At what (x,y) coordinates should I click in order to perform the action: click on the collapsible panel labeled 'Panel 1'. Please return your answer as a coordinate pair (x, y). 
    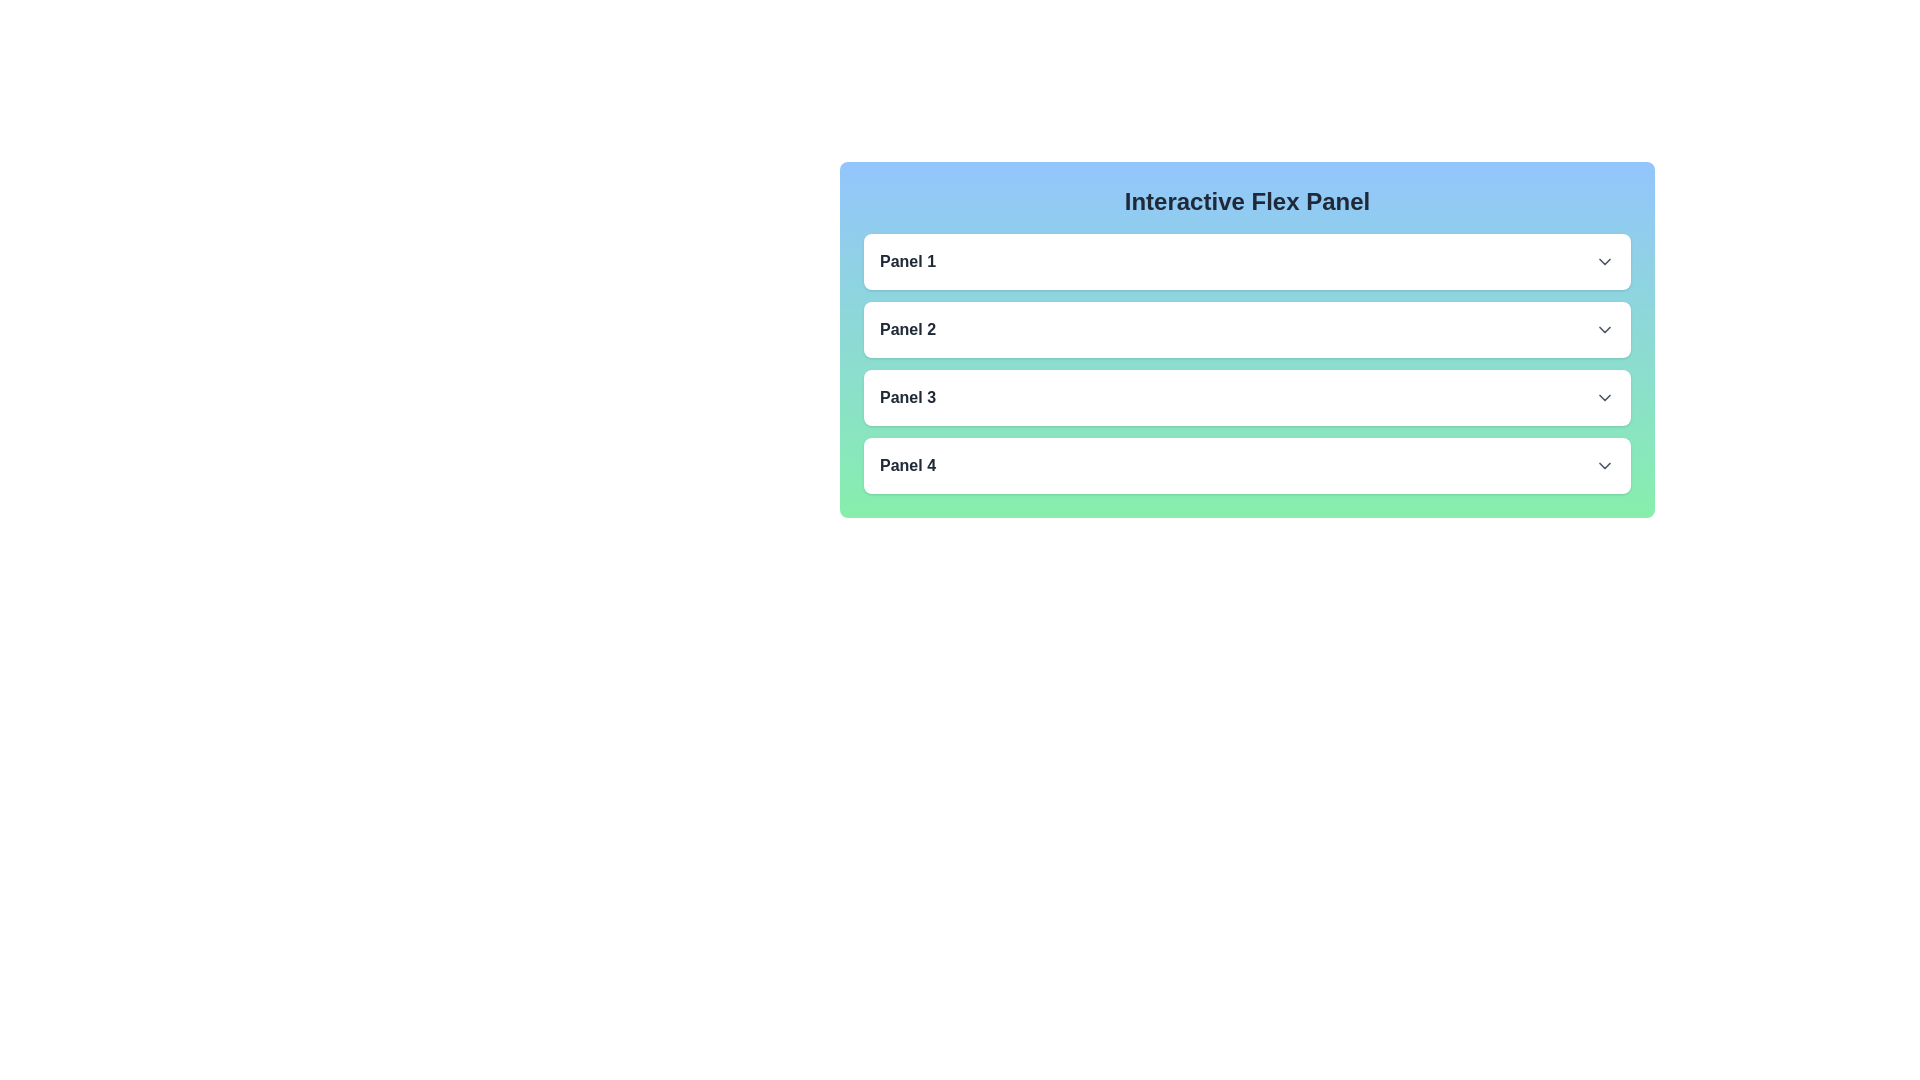
    Looking at the image, I should click on (1246, 261).